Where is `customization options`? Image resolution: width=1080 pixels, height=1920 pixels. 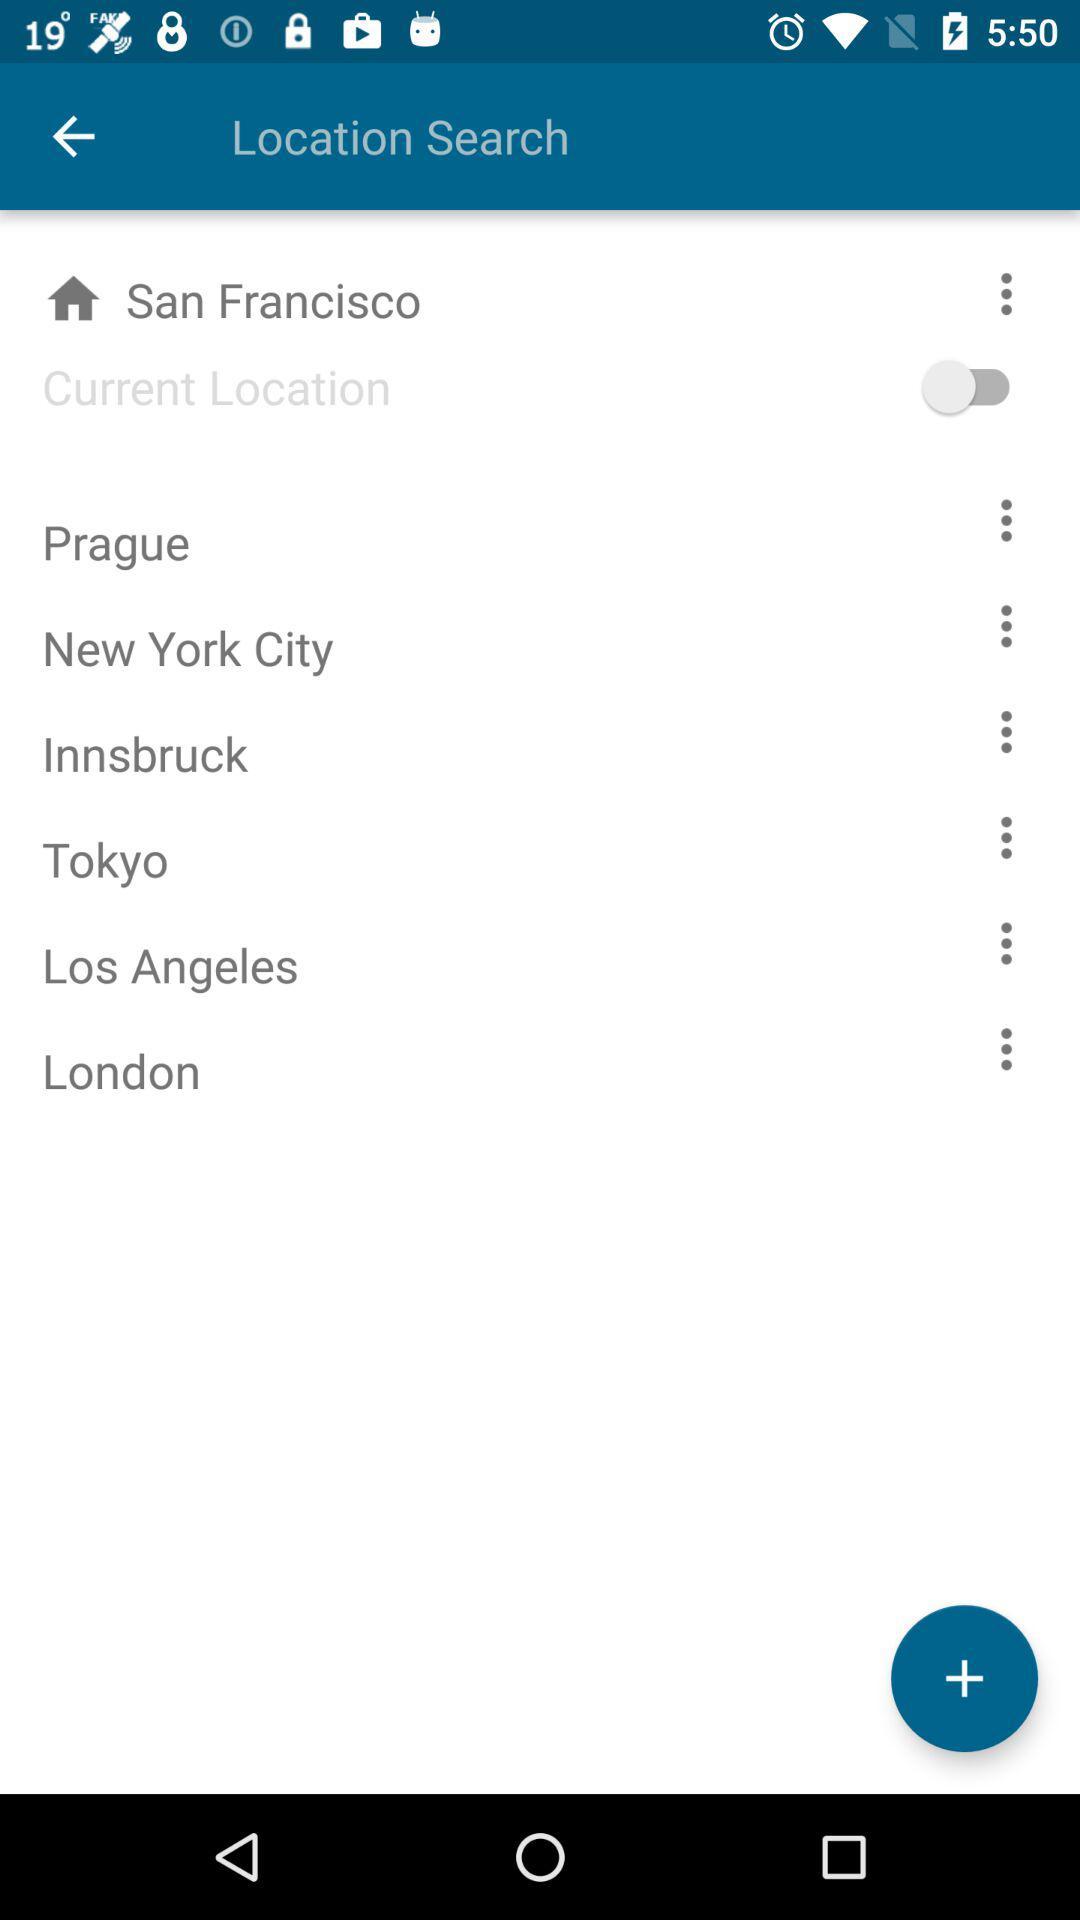 customization options is located at coordinates (1027, 292).